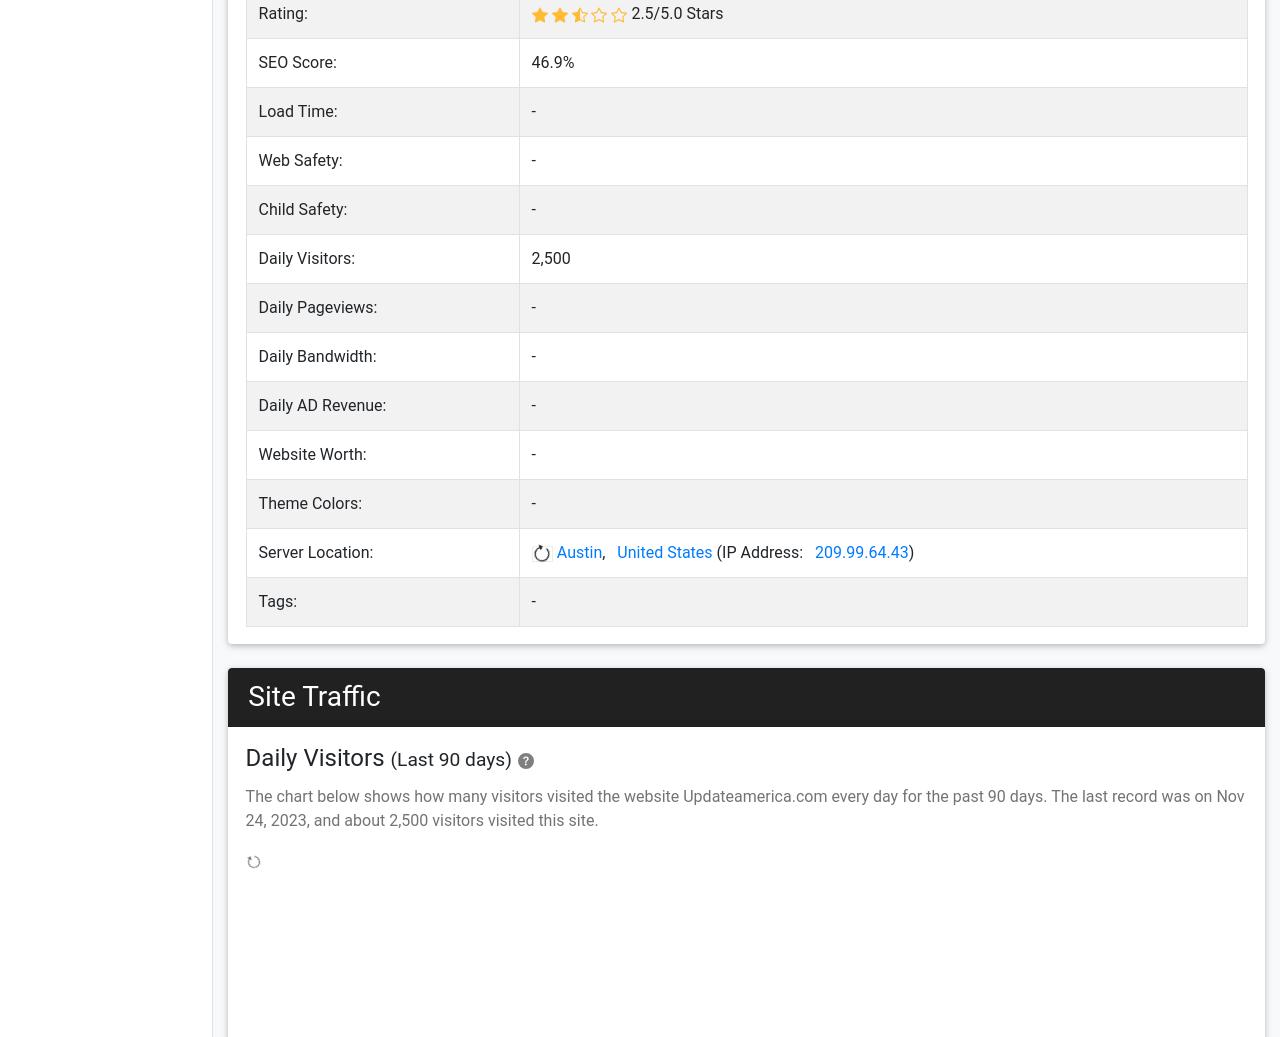 The image size is (1280, 1037). I want to click on 'United States', so click(664, 551).